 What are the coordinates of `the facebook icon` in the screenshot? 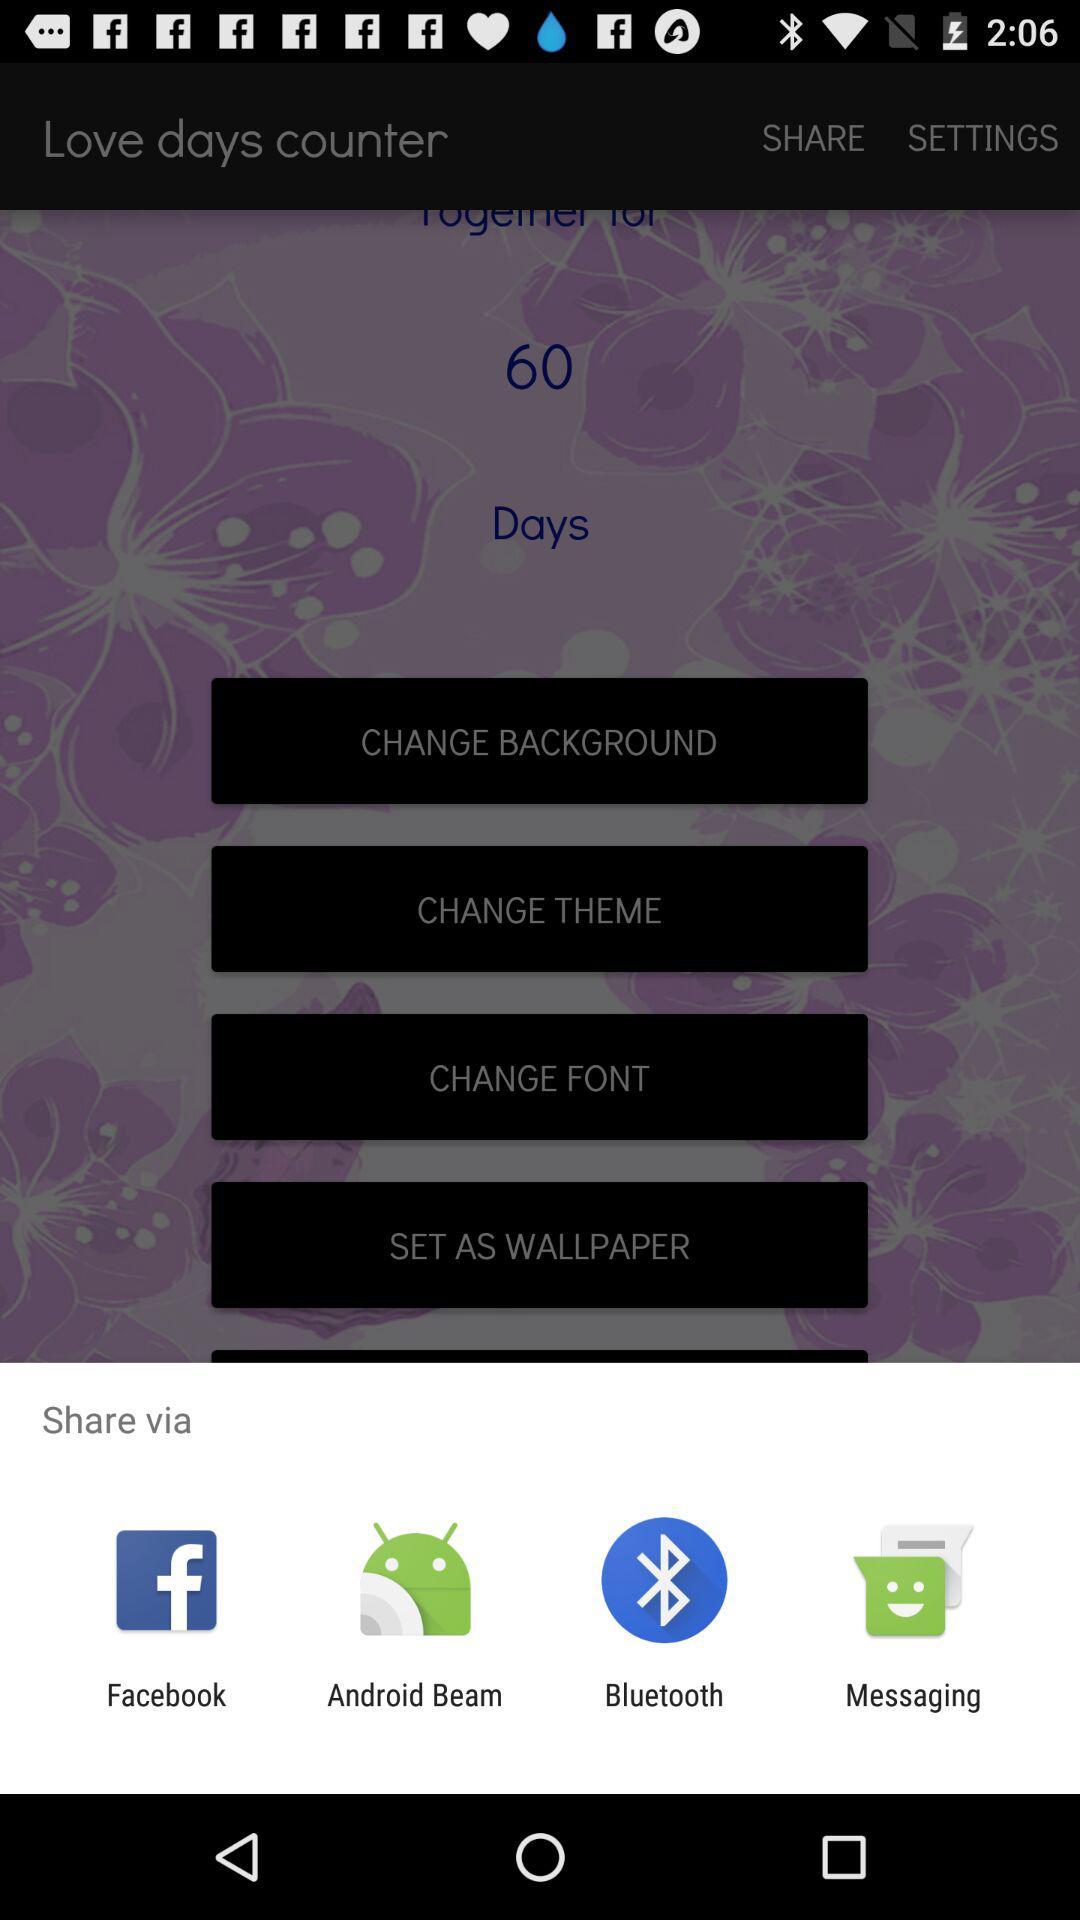 It's located at (165, 1711).